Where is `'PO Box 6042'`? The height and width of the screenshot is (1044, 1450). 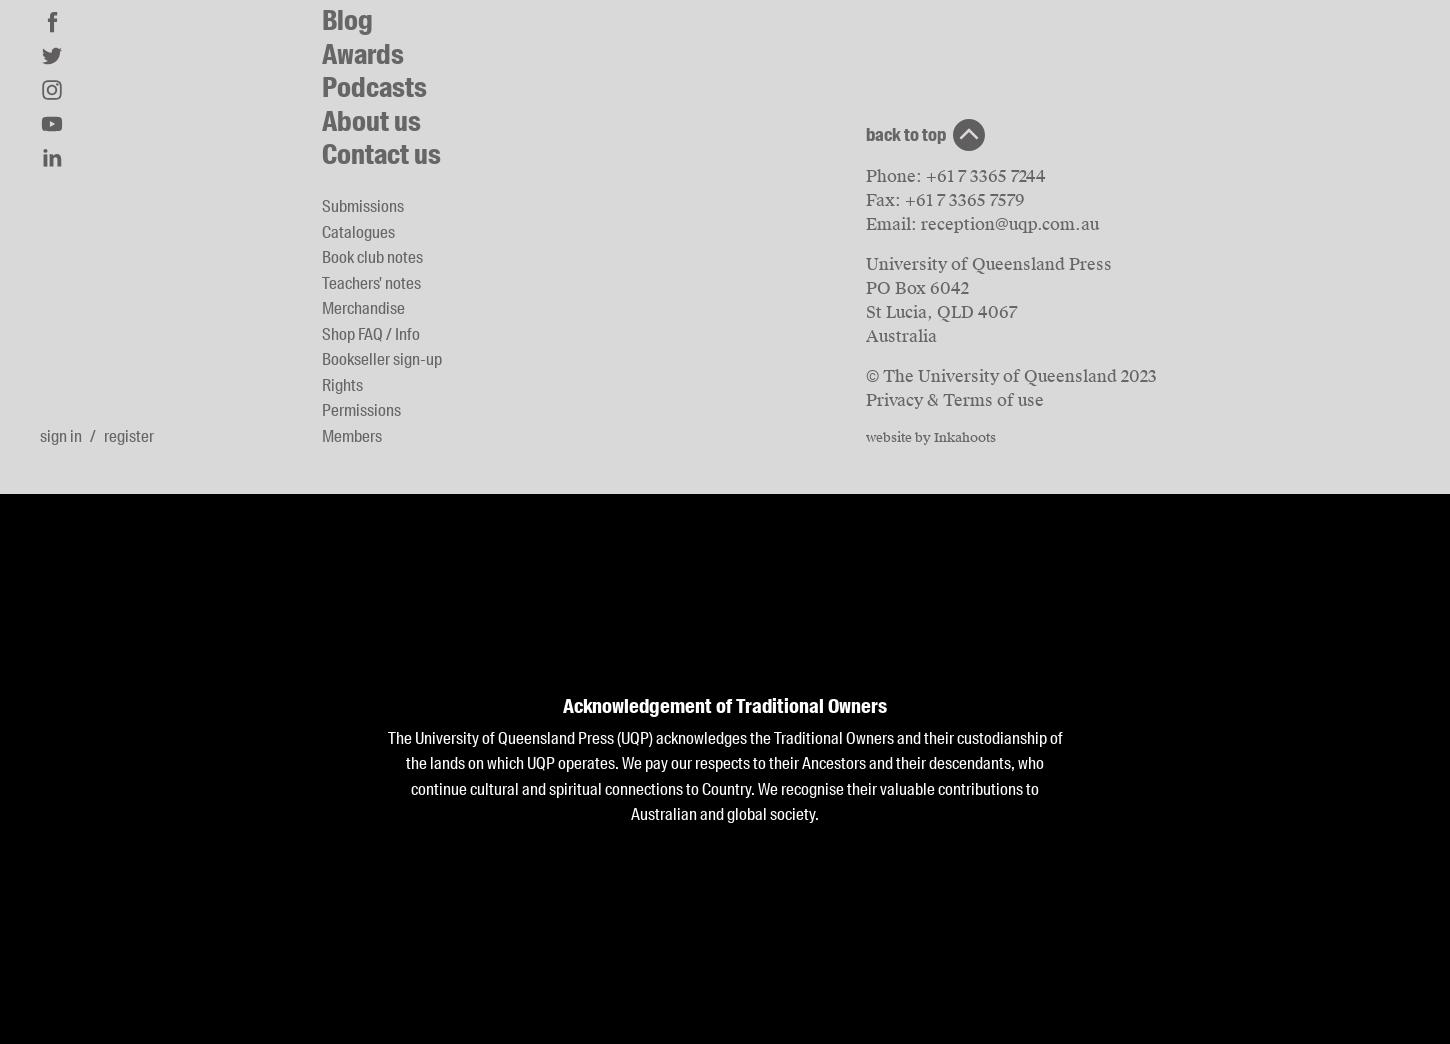 'PO Box 6042' is located at coordinates (864, 286).